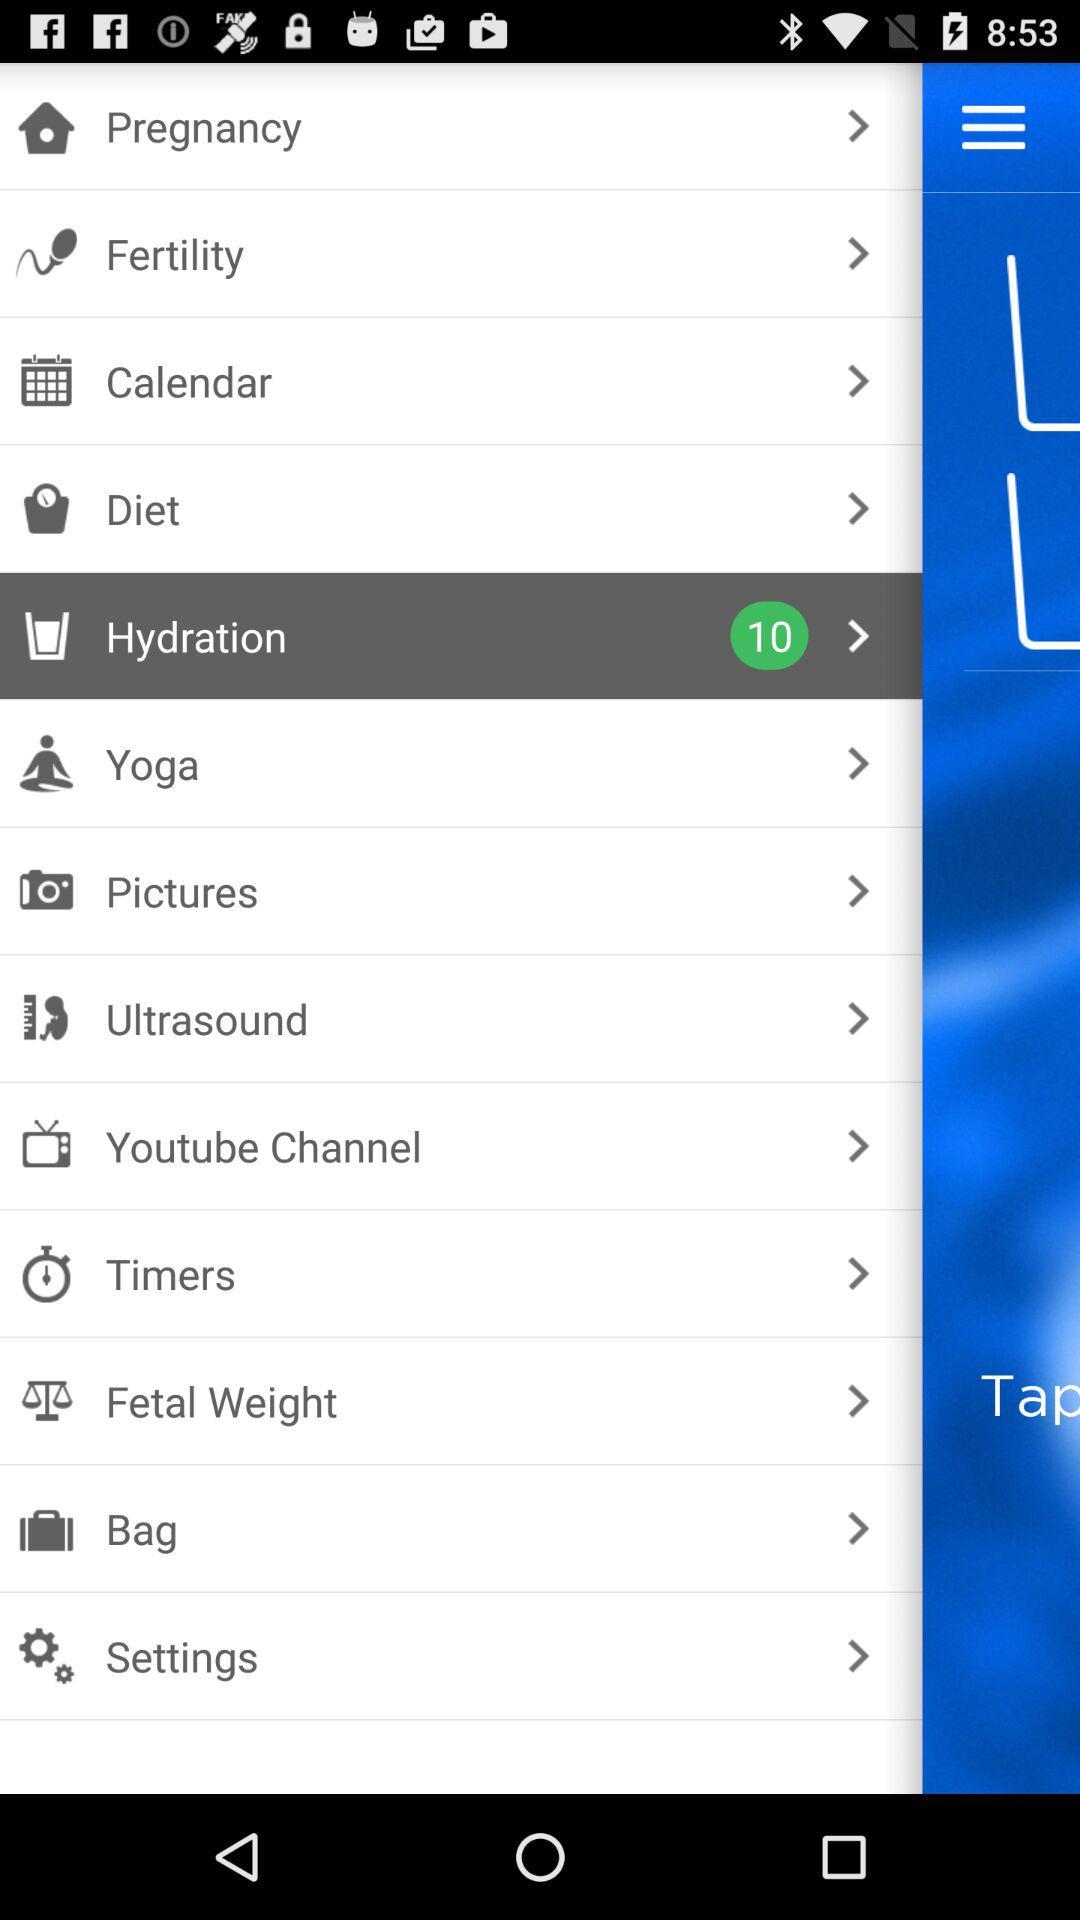 This screenshot has height=1920, width=1080. What do you see at coordinates (457, 1527) in the screenshot?
I see `bag checkbox` at bounding box center [457, 1527].